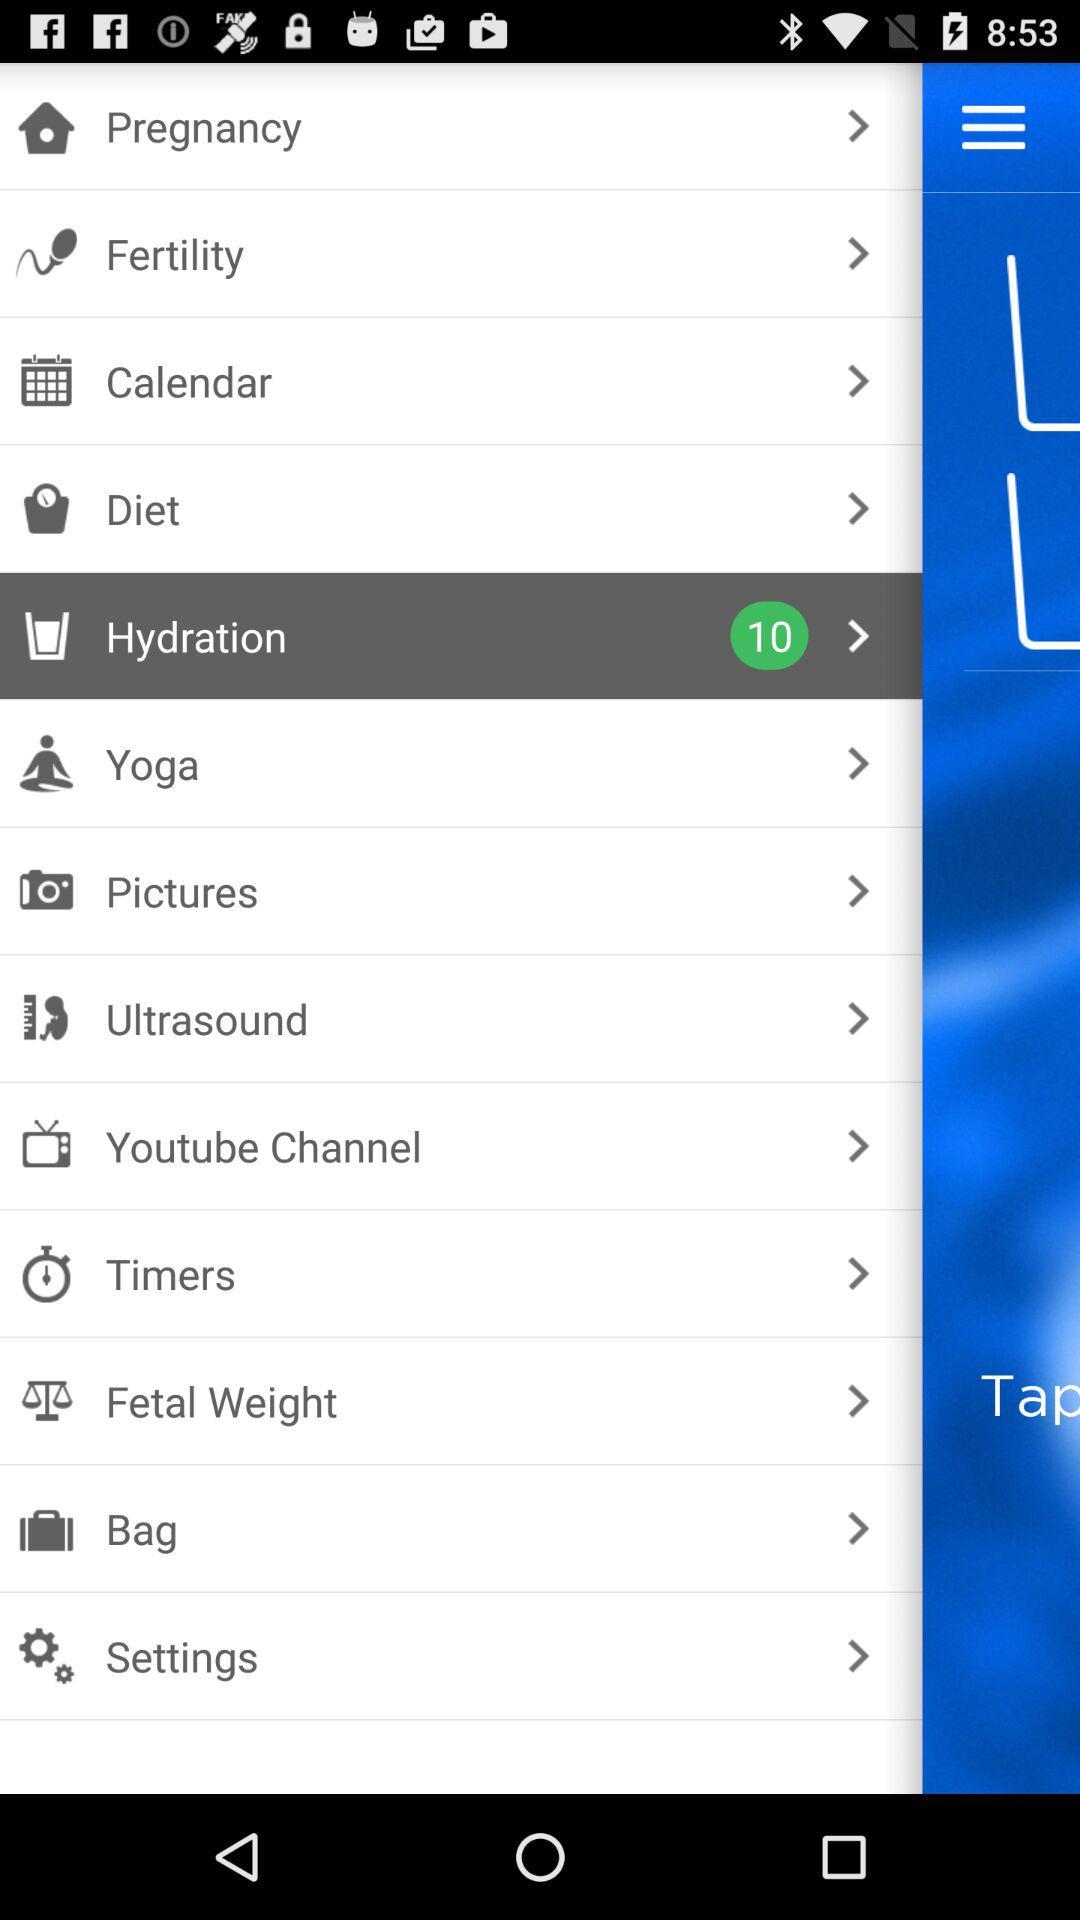 This screenshot has height=1920, width=1080. What do you see at coordinates (457, 1527) in the screenshot?
I see `bag checkbox` at bounding box center [457, 1527].